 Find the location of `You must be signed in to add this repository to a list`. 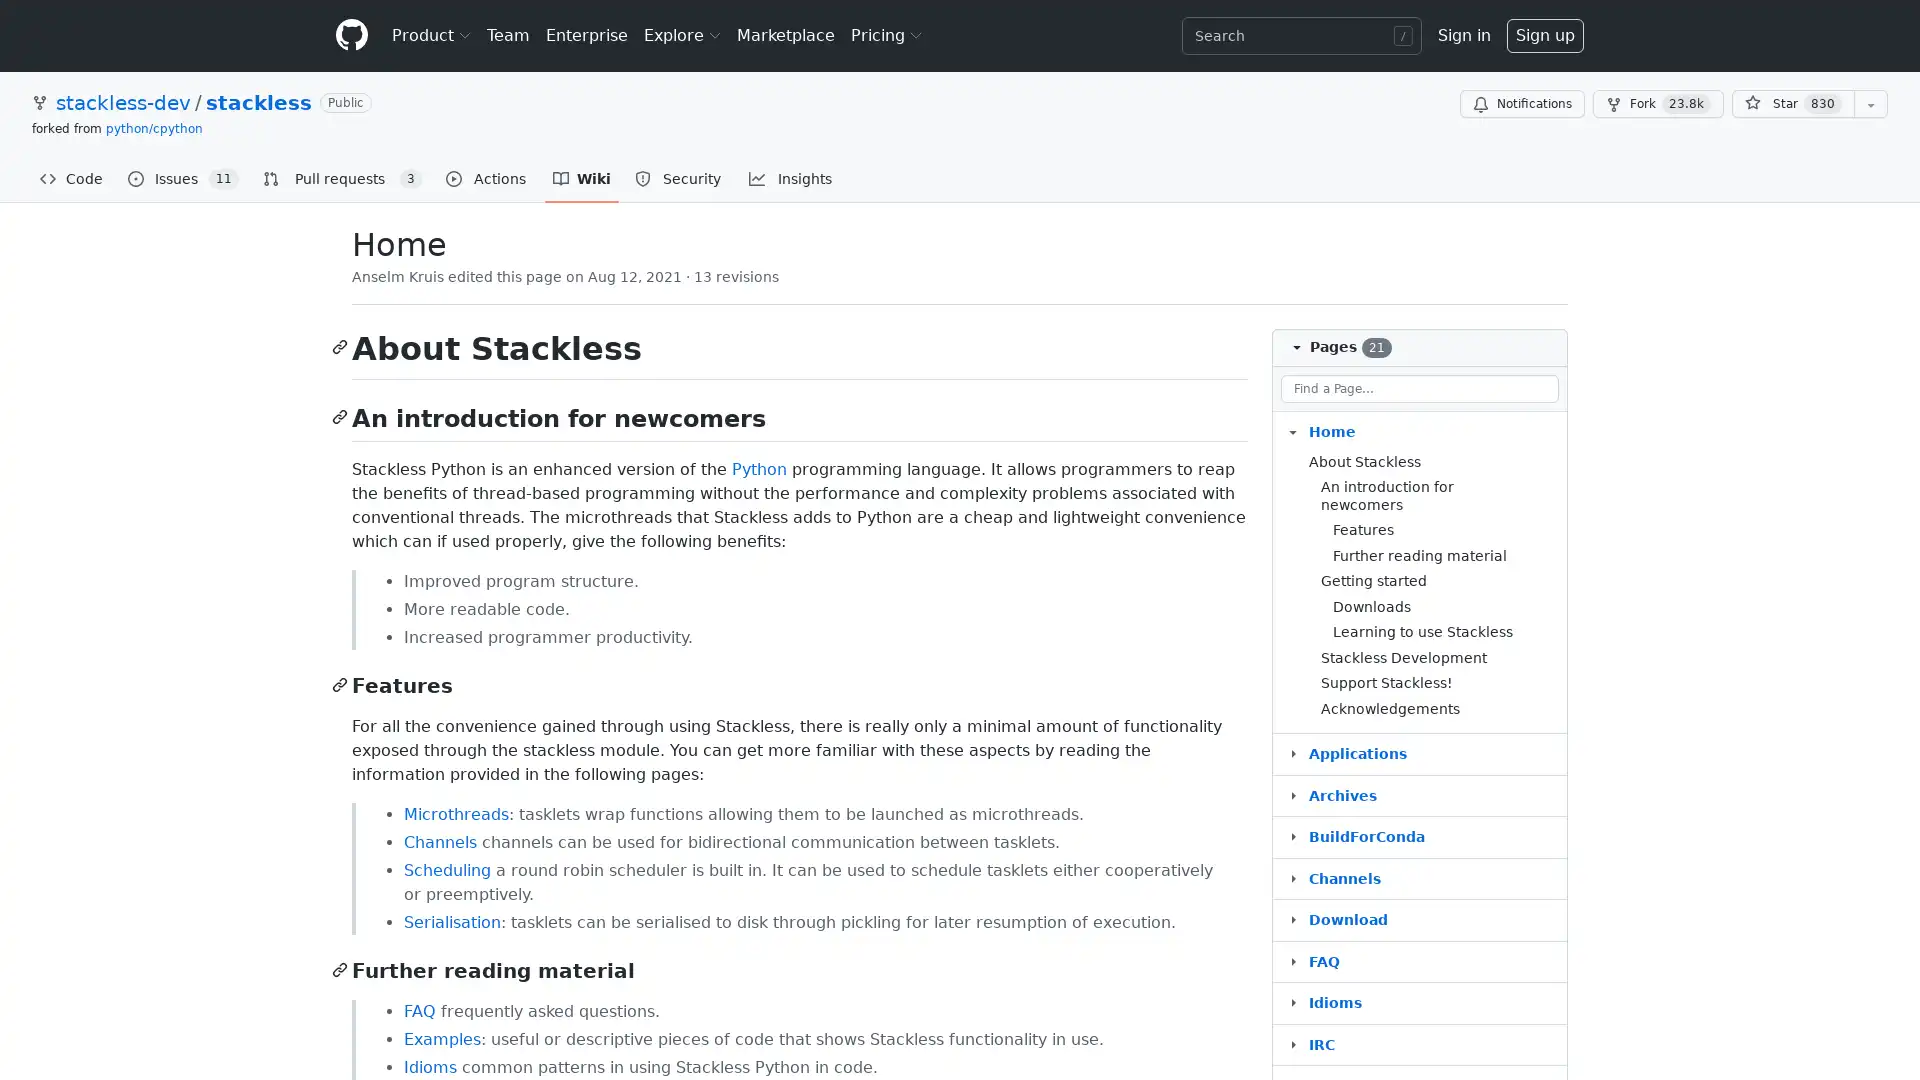

You must be signed in to add this repository to a list is located at coordinates (1870, 104).